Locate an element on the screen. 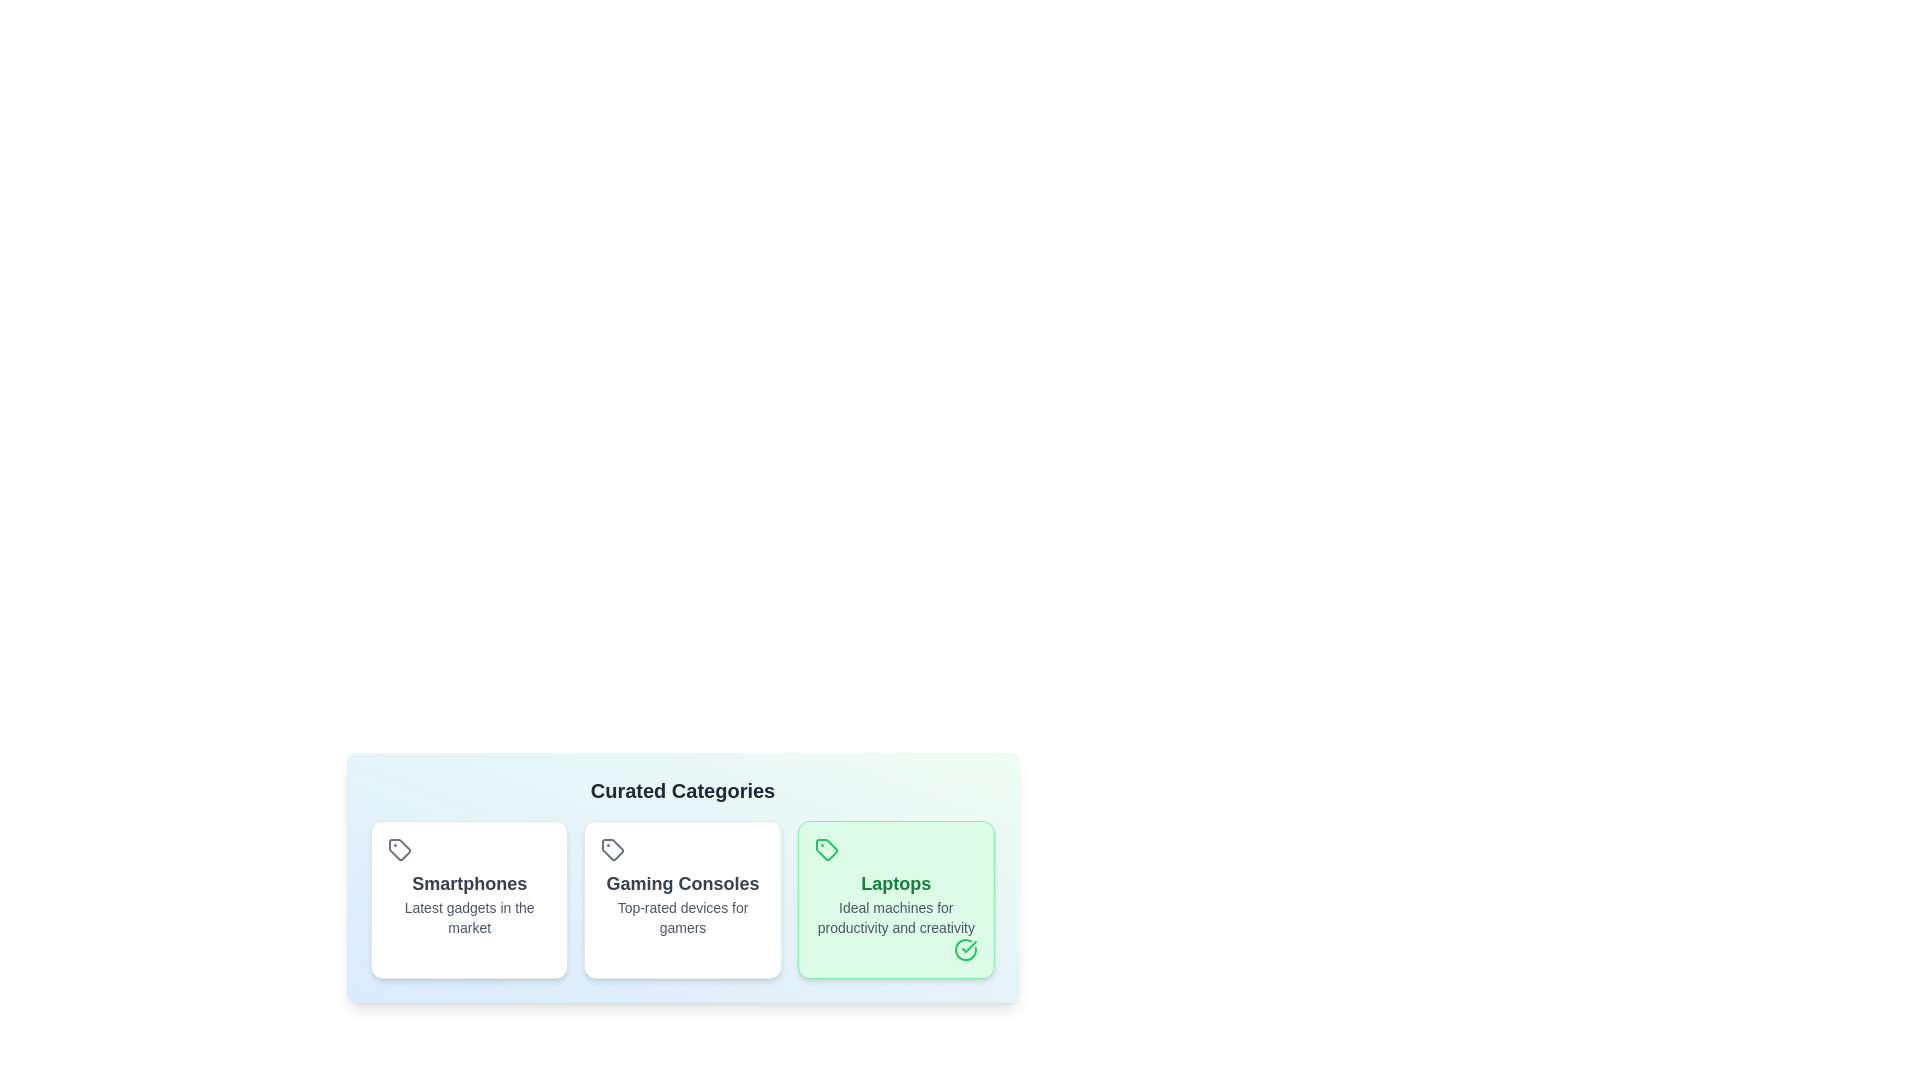 The image size is (1920, 1080). the chip labeled Laptops is located at coordinates (895, 898).